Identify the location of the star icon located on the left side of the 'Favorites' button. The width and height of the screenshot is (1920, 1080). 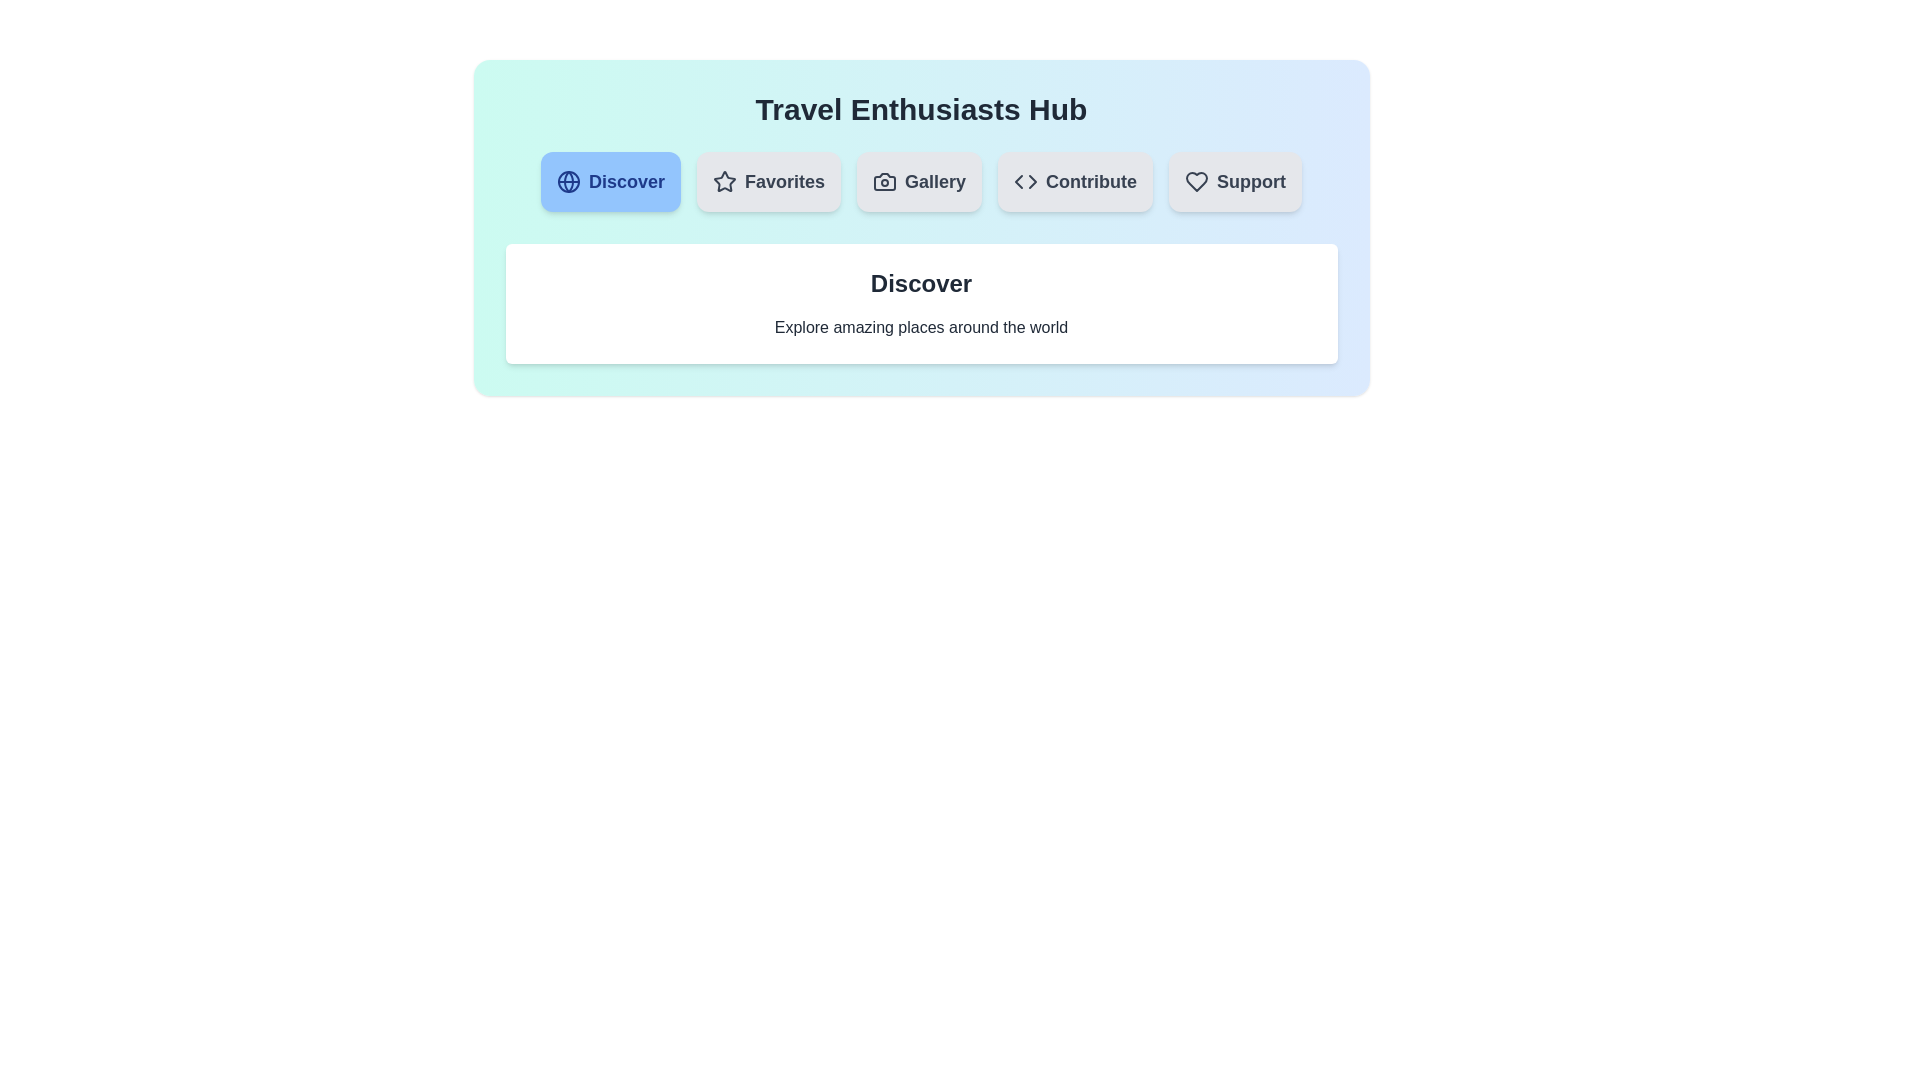
(723, 181).